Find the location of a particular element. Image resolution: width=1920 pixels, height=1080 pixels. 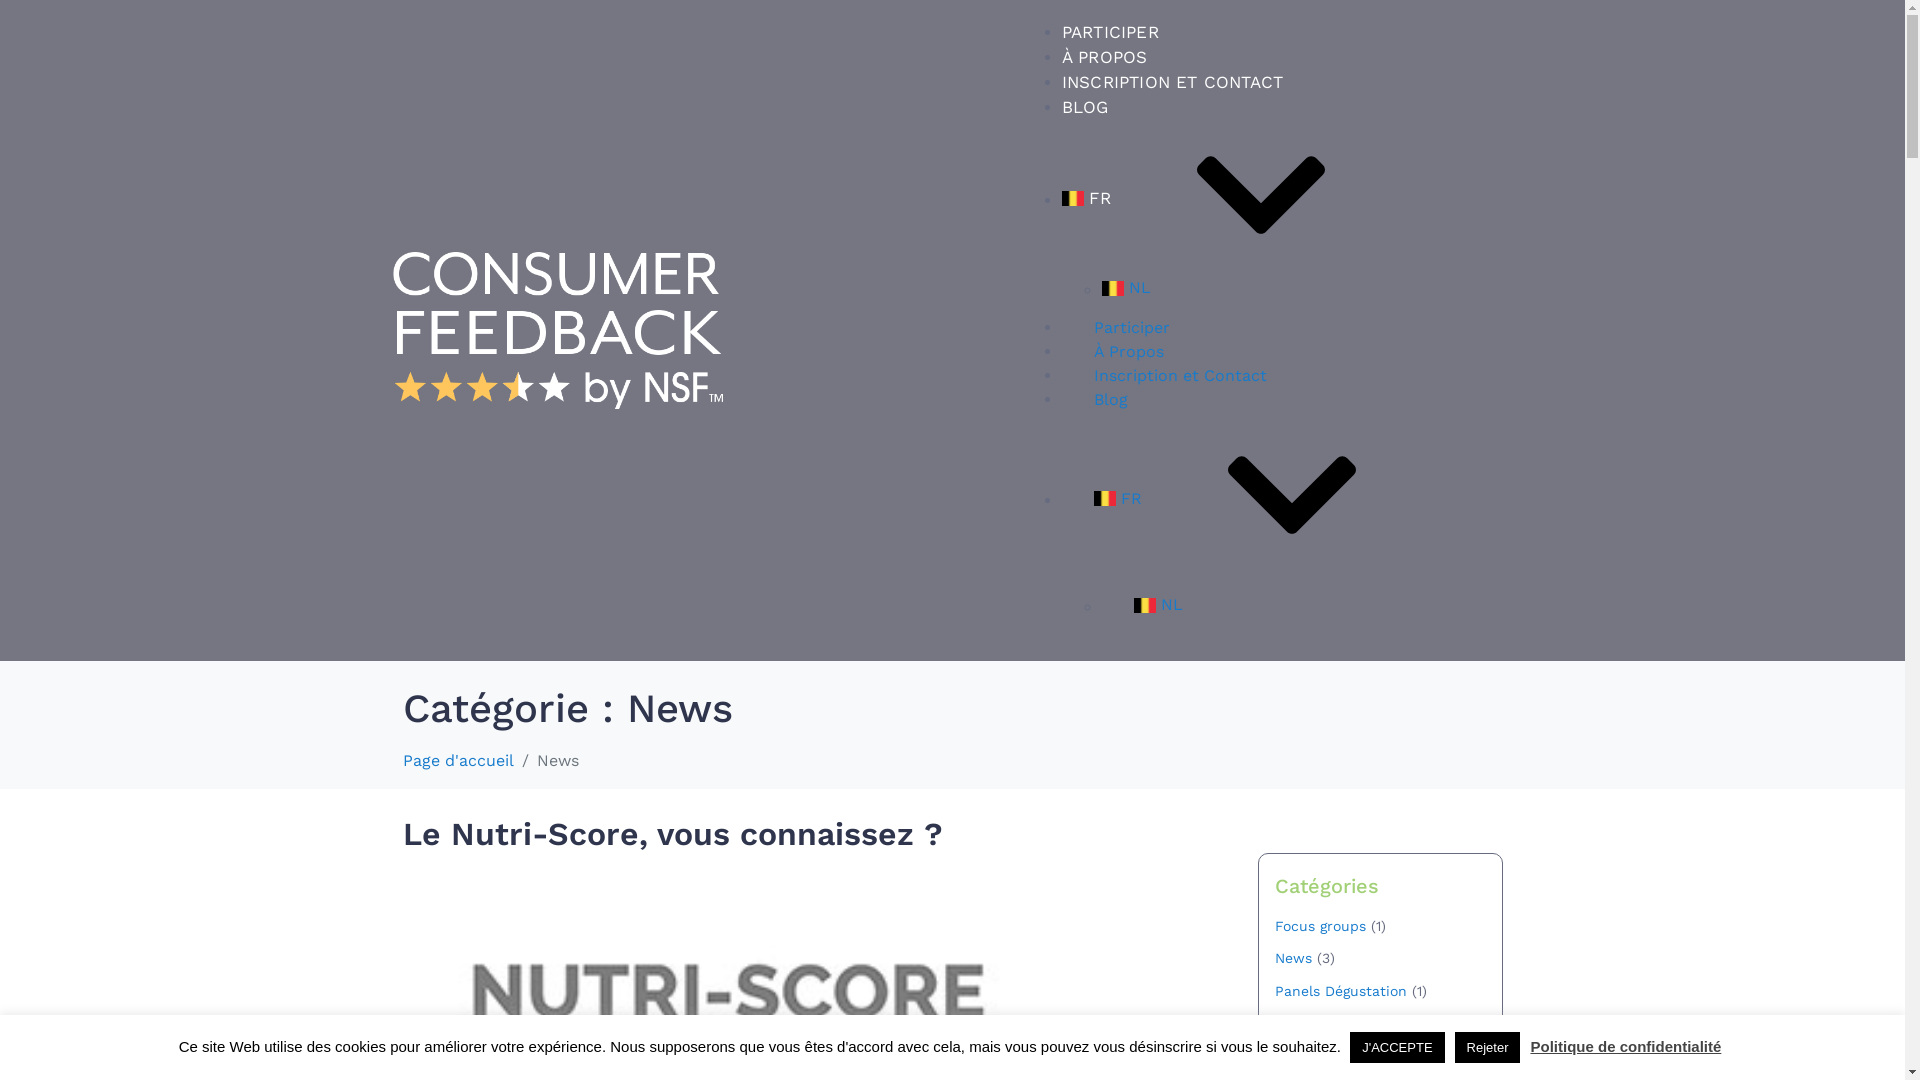

'FR' is located at coordinates (1266, 197).